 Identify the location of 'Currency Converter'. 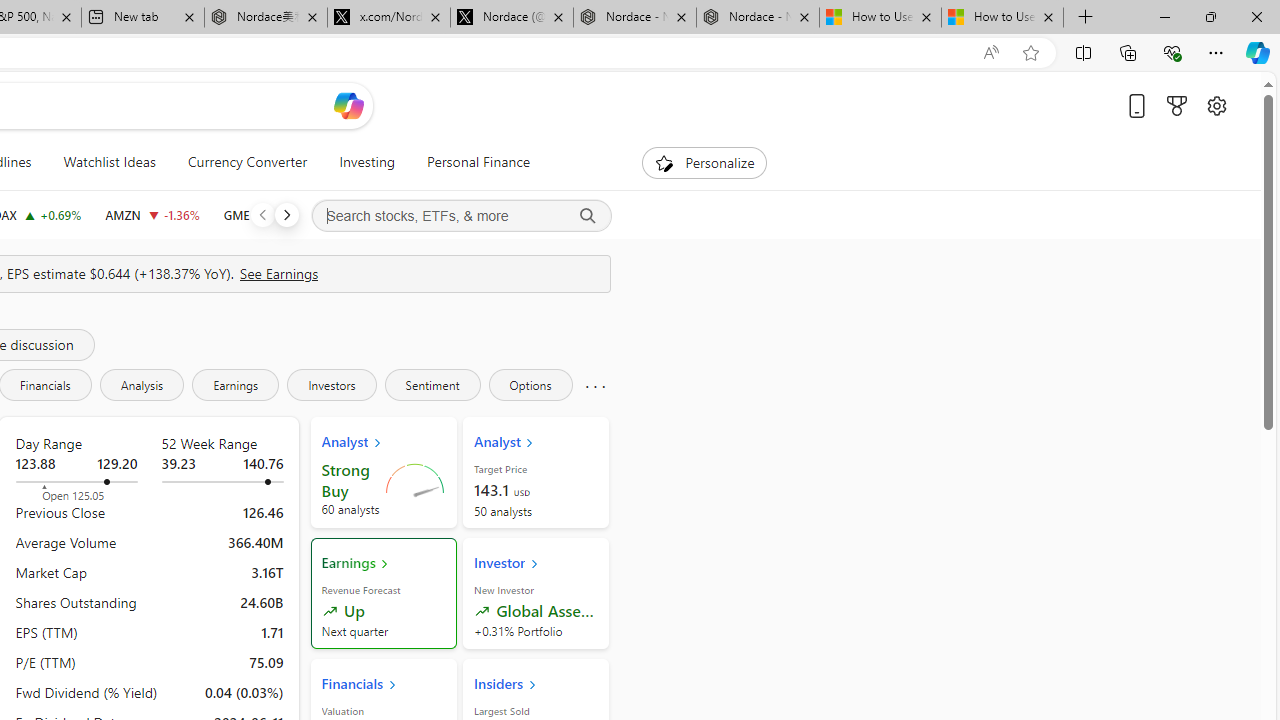
(246, 162).